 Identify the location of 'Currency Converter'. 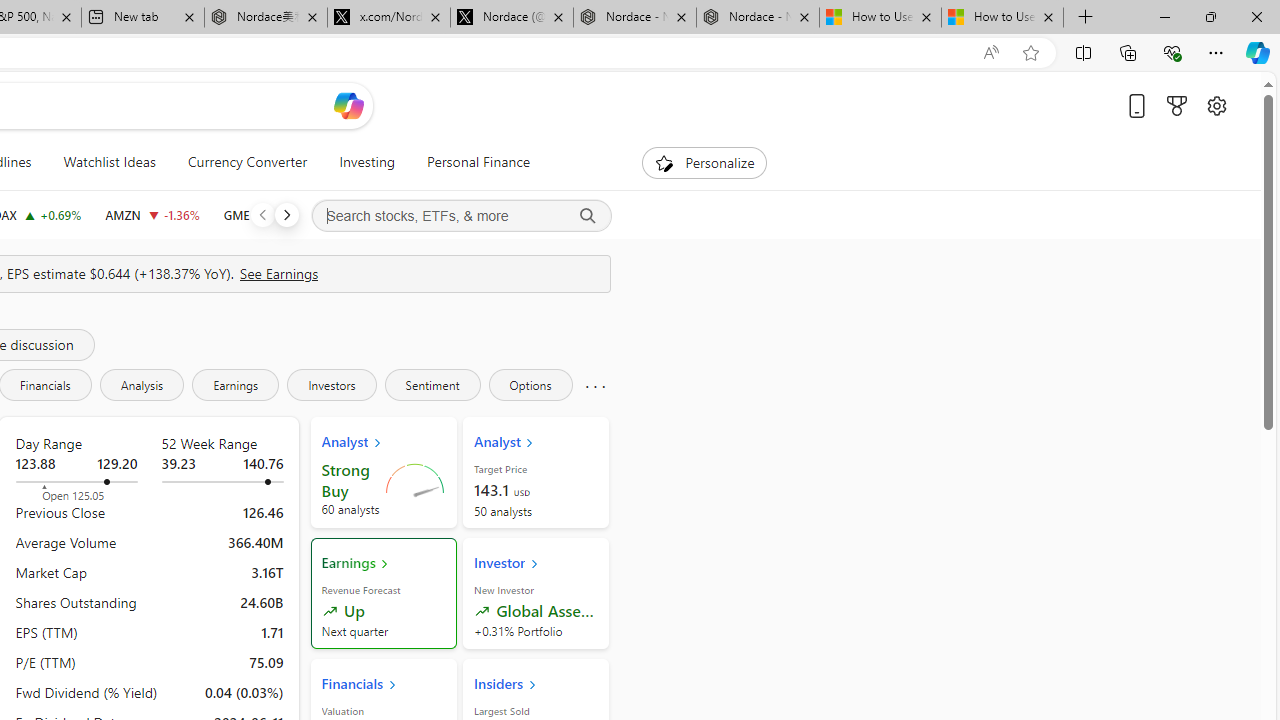
(246, 162).